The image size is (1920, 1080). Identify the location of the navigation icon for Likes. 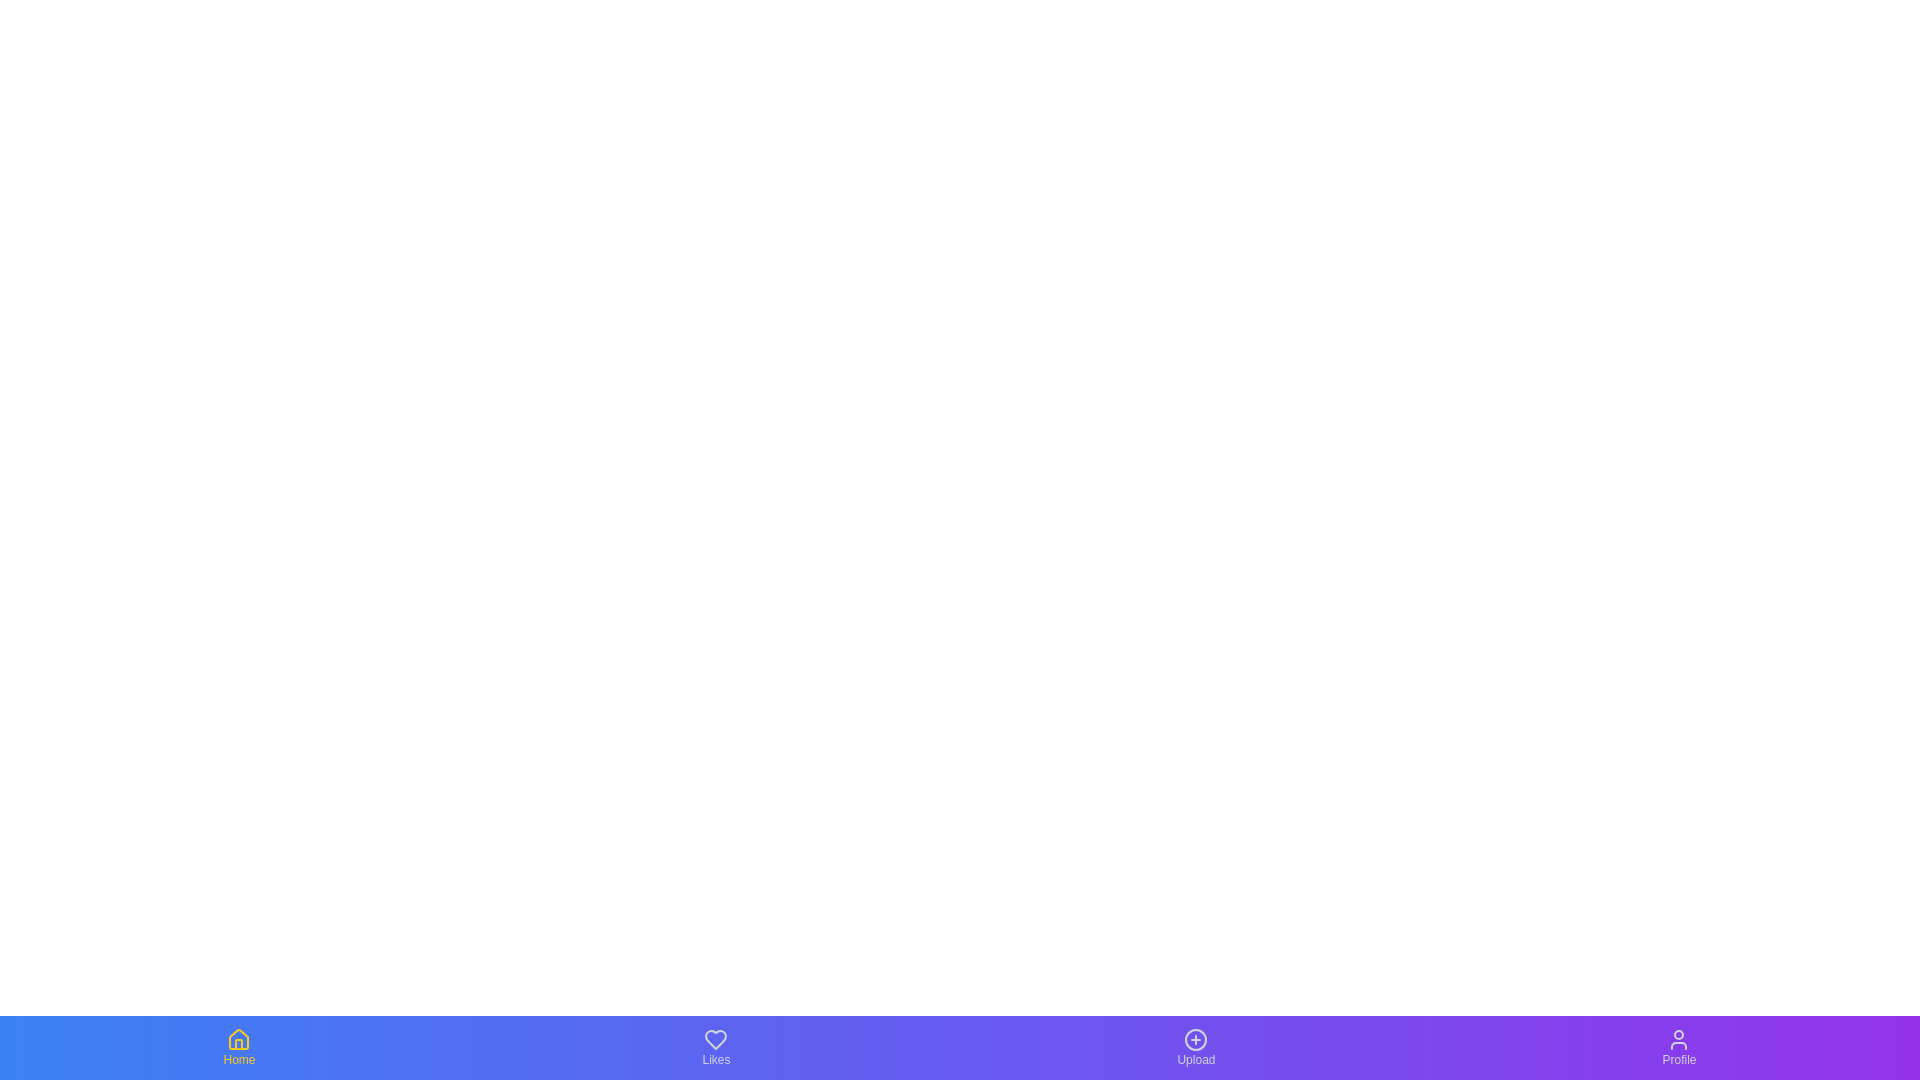
(715, 1047).